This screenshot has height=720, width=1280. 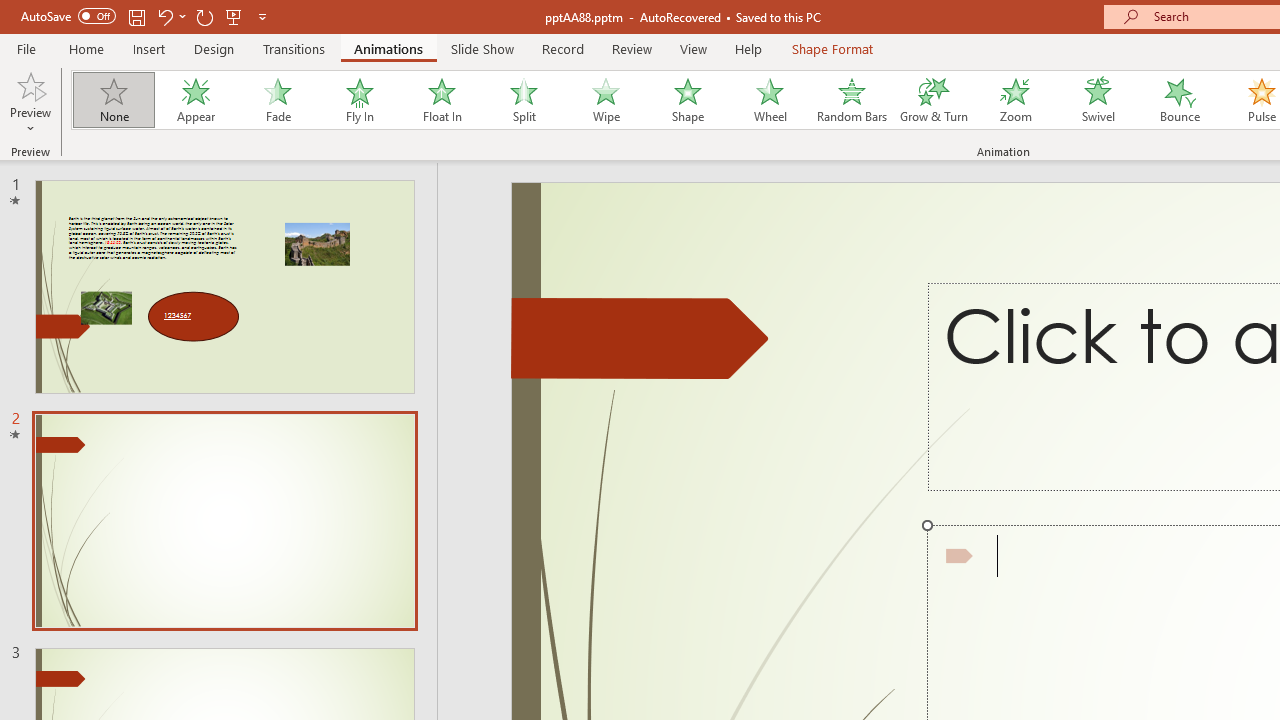 I want to click on 'Wheel', so click(x=769, y=100).